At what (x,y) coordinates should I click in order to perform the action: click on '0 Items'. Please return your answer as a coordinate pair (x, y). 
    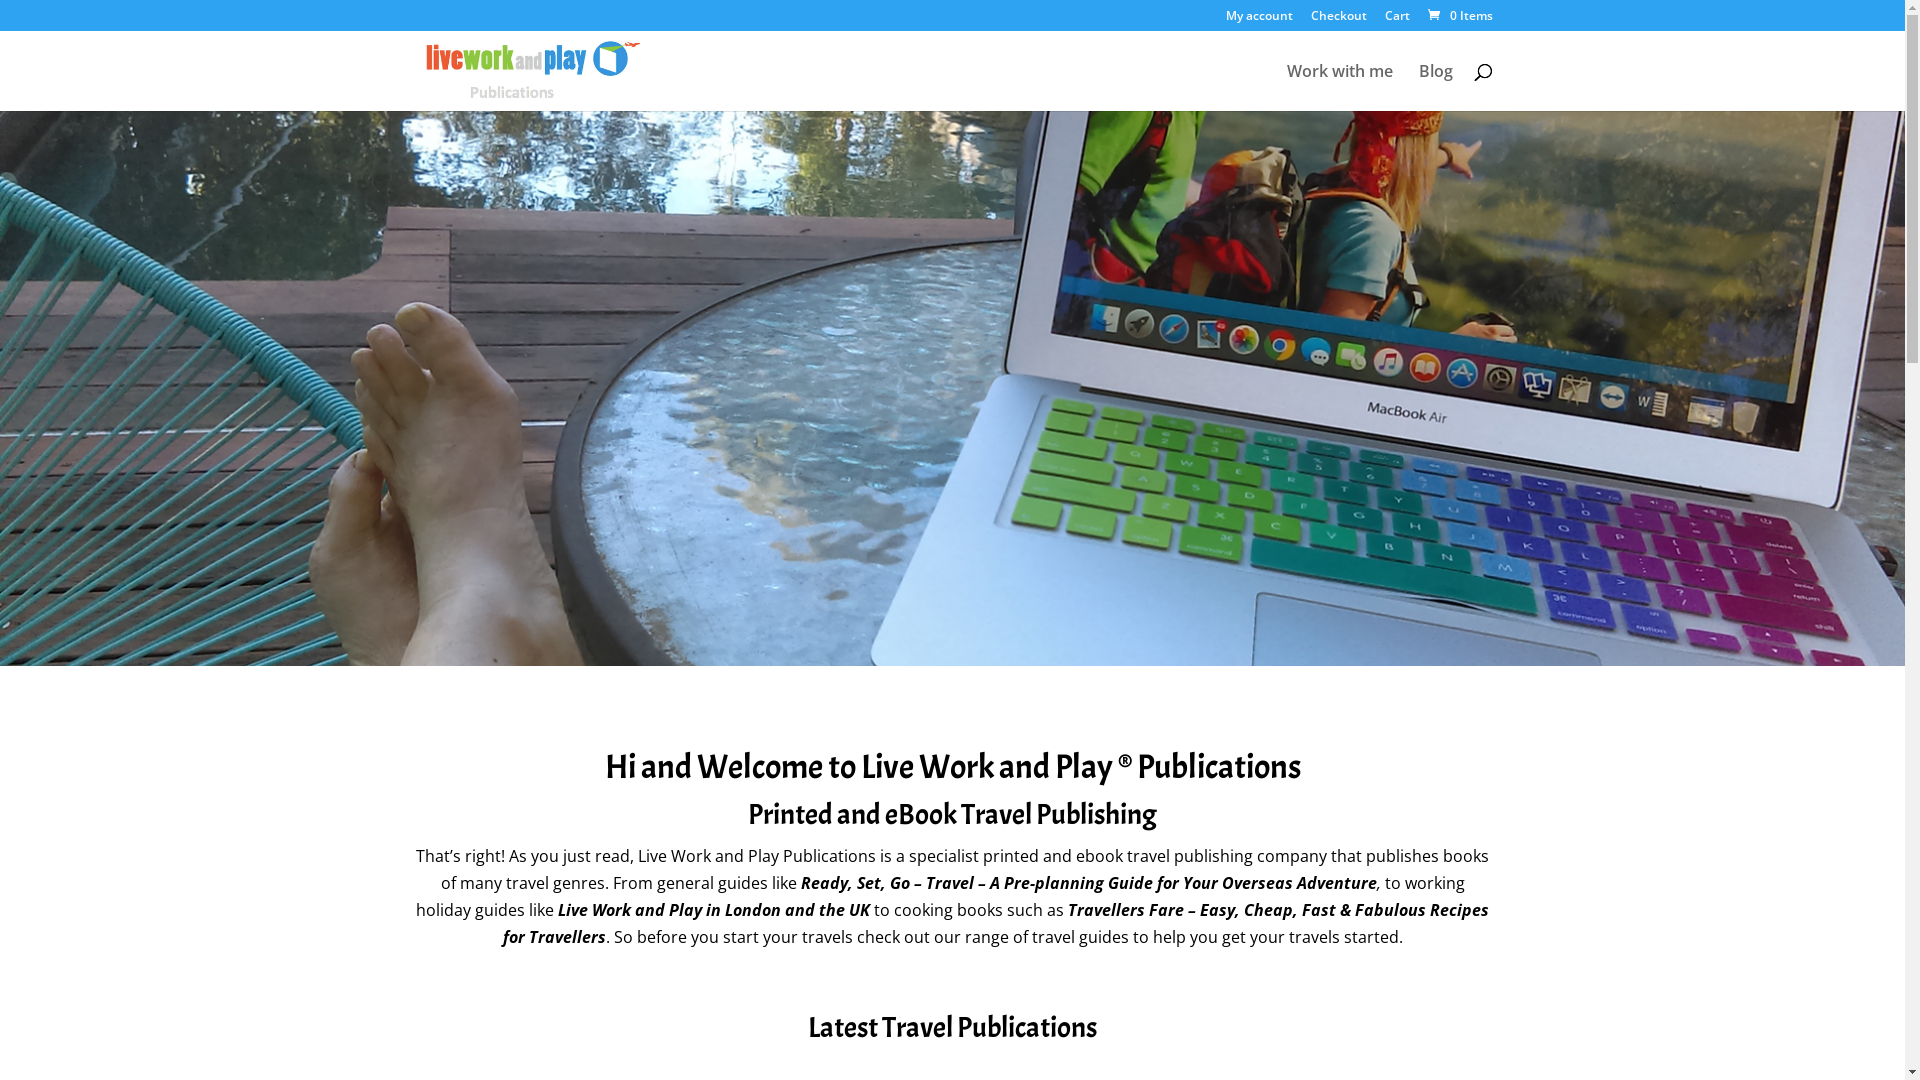
    Looking at the image, I should click on (1458, 15).